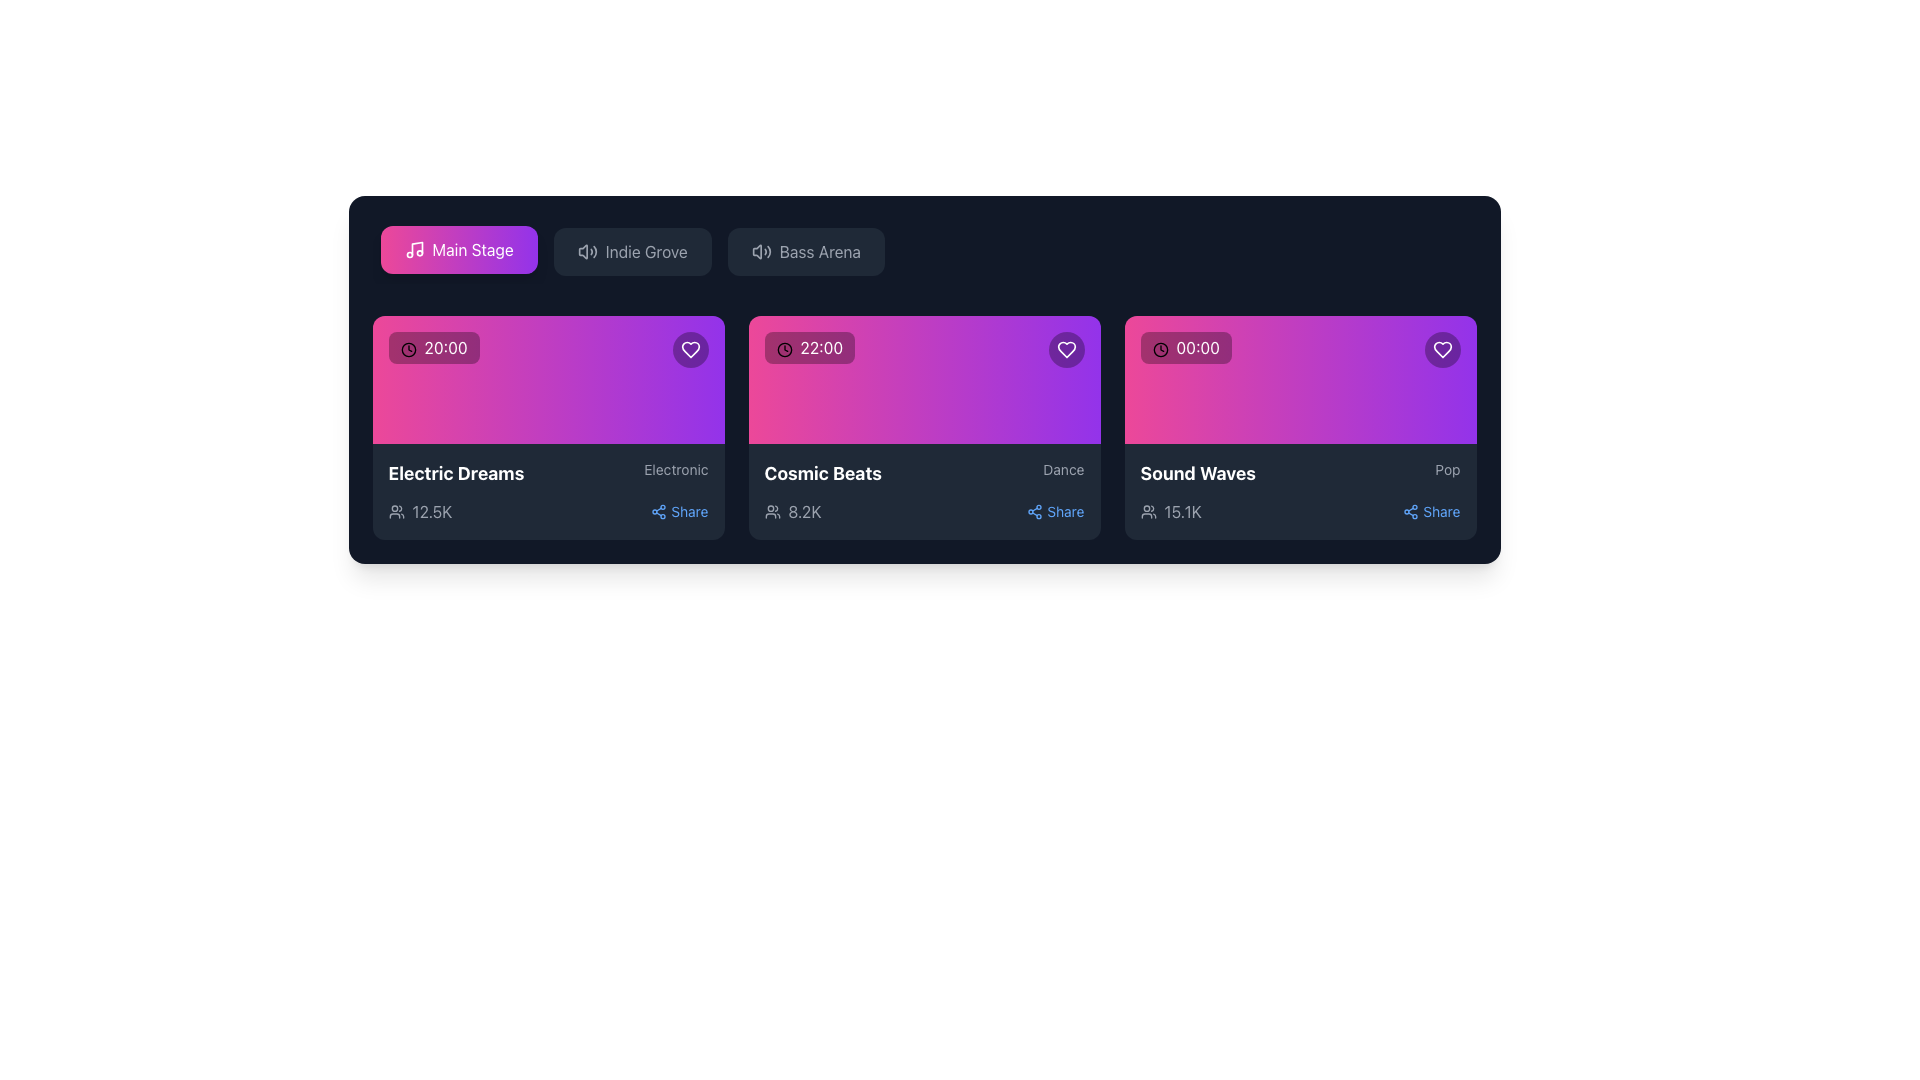  Describe the element at coordinates (1065, 349) in the screenshot. I see `the circular 'like' or 'favorite' button located` at that location.